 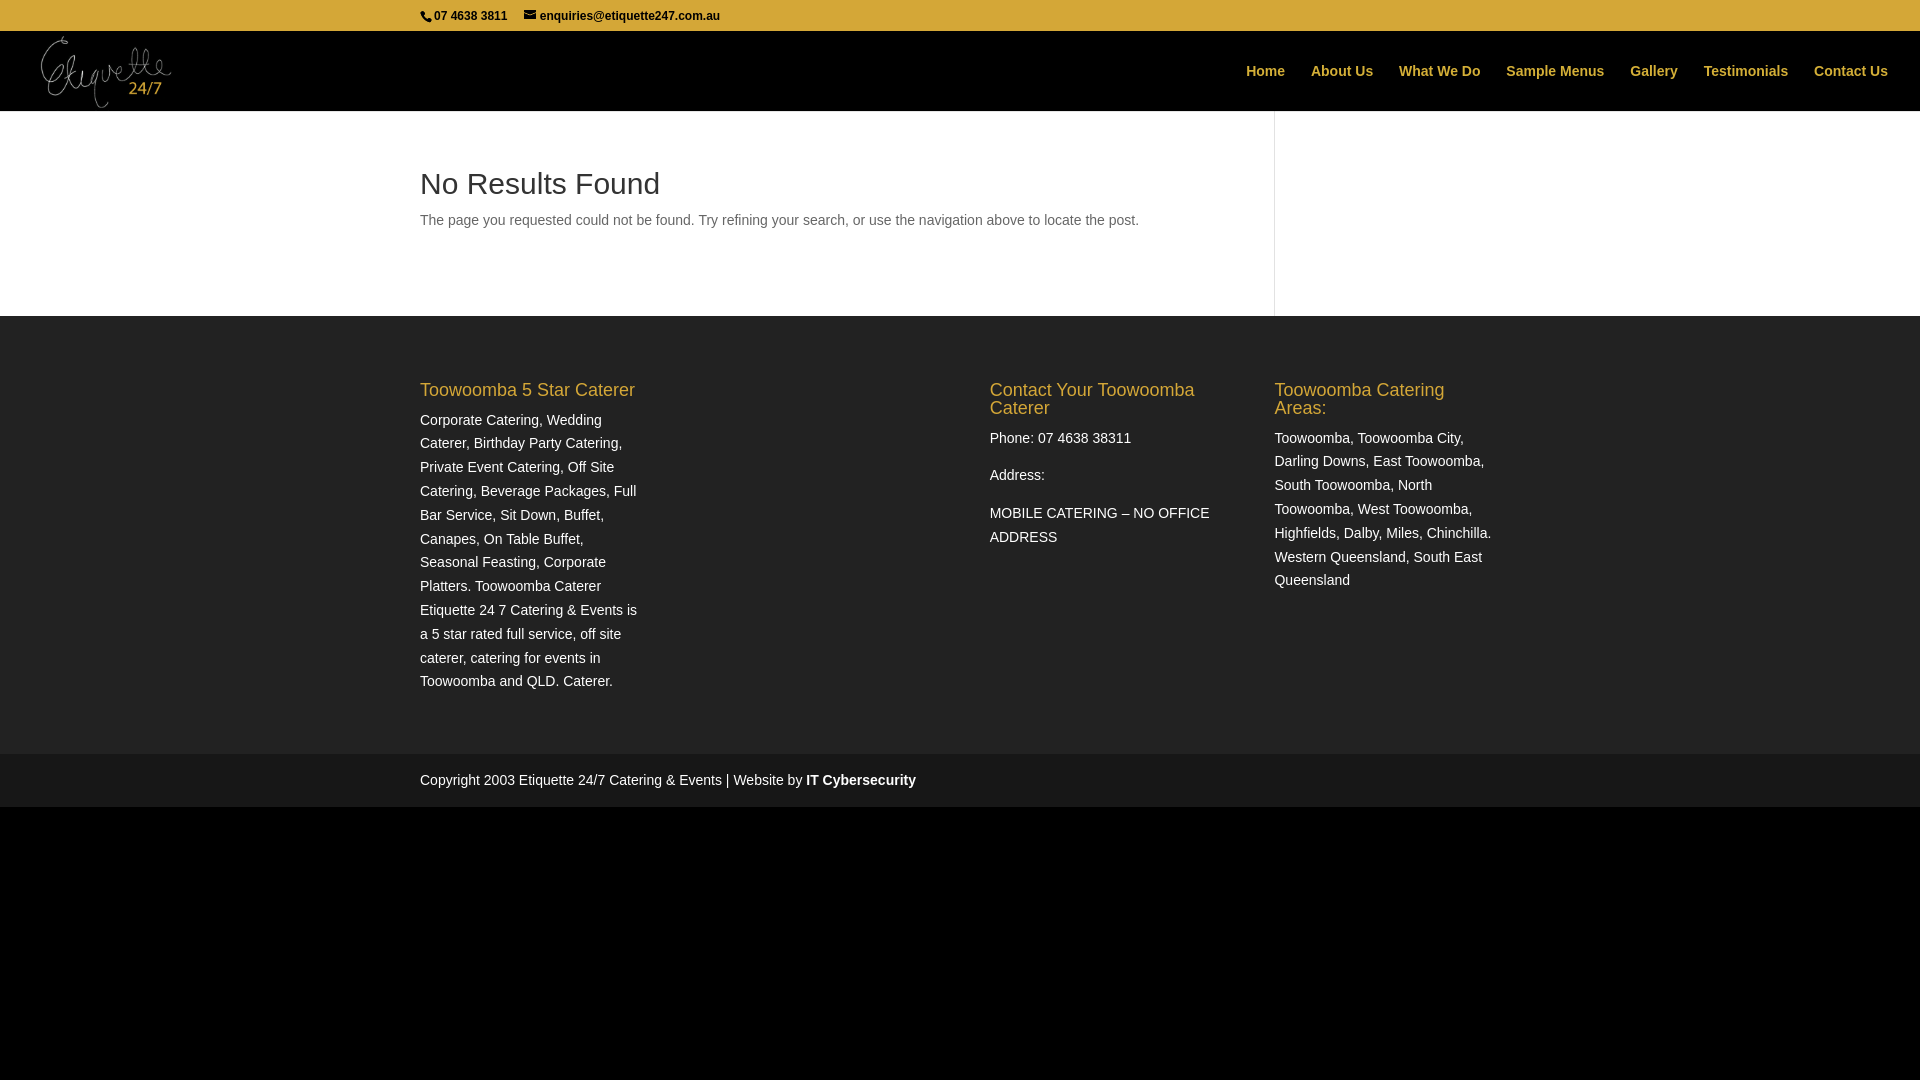 What do you see at coordinates (1814, 86) in the screenshot?
I see `'Contact Us'` at bounding box center [1814, 86].